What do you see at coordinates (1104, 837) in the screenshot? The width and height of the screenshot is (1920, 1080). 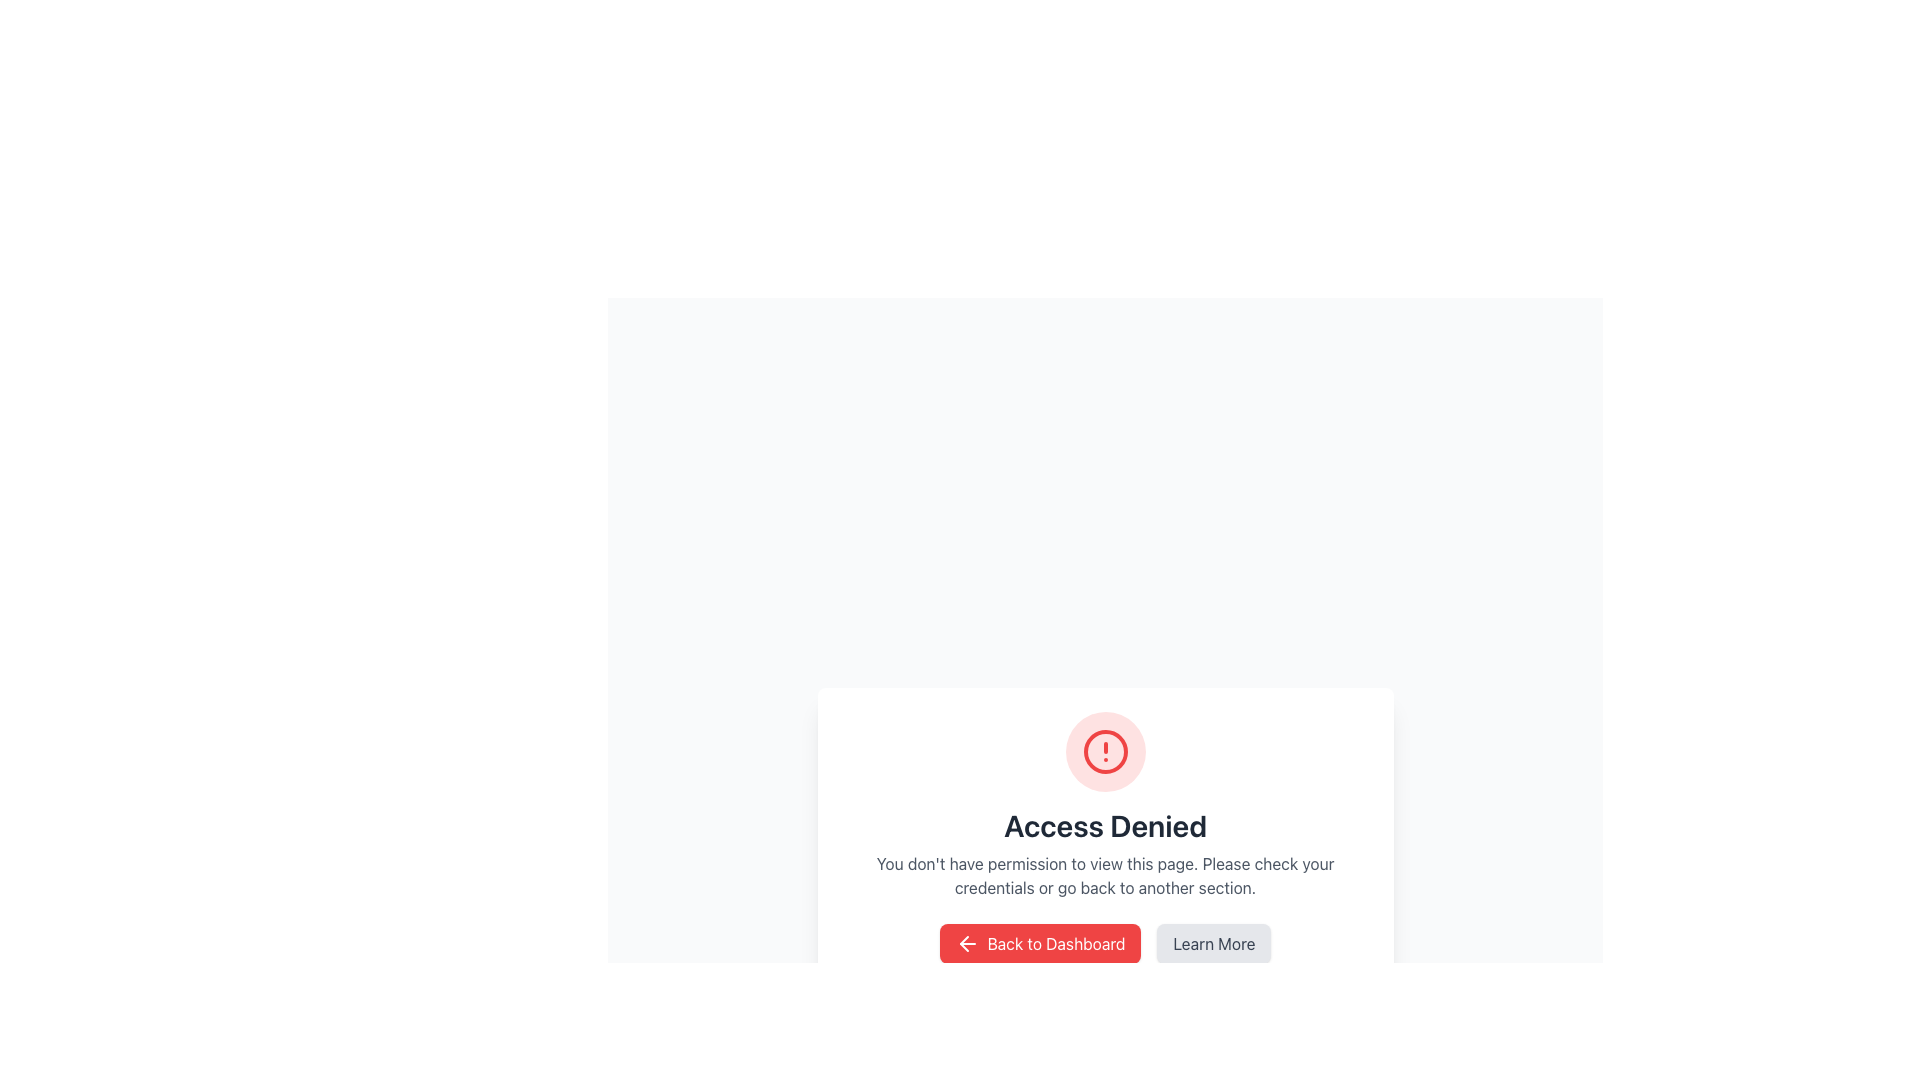 I see `warning message displayed in the Notification/alert dialog with the text 'Access Denied' located below the warning icon` at bounding box center [1104, 837].